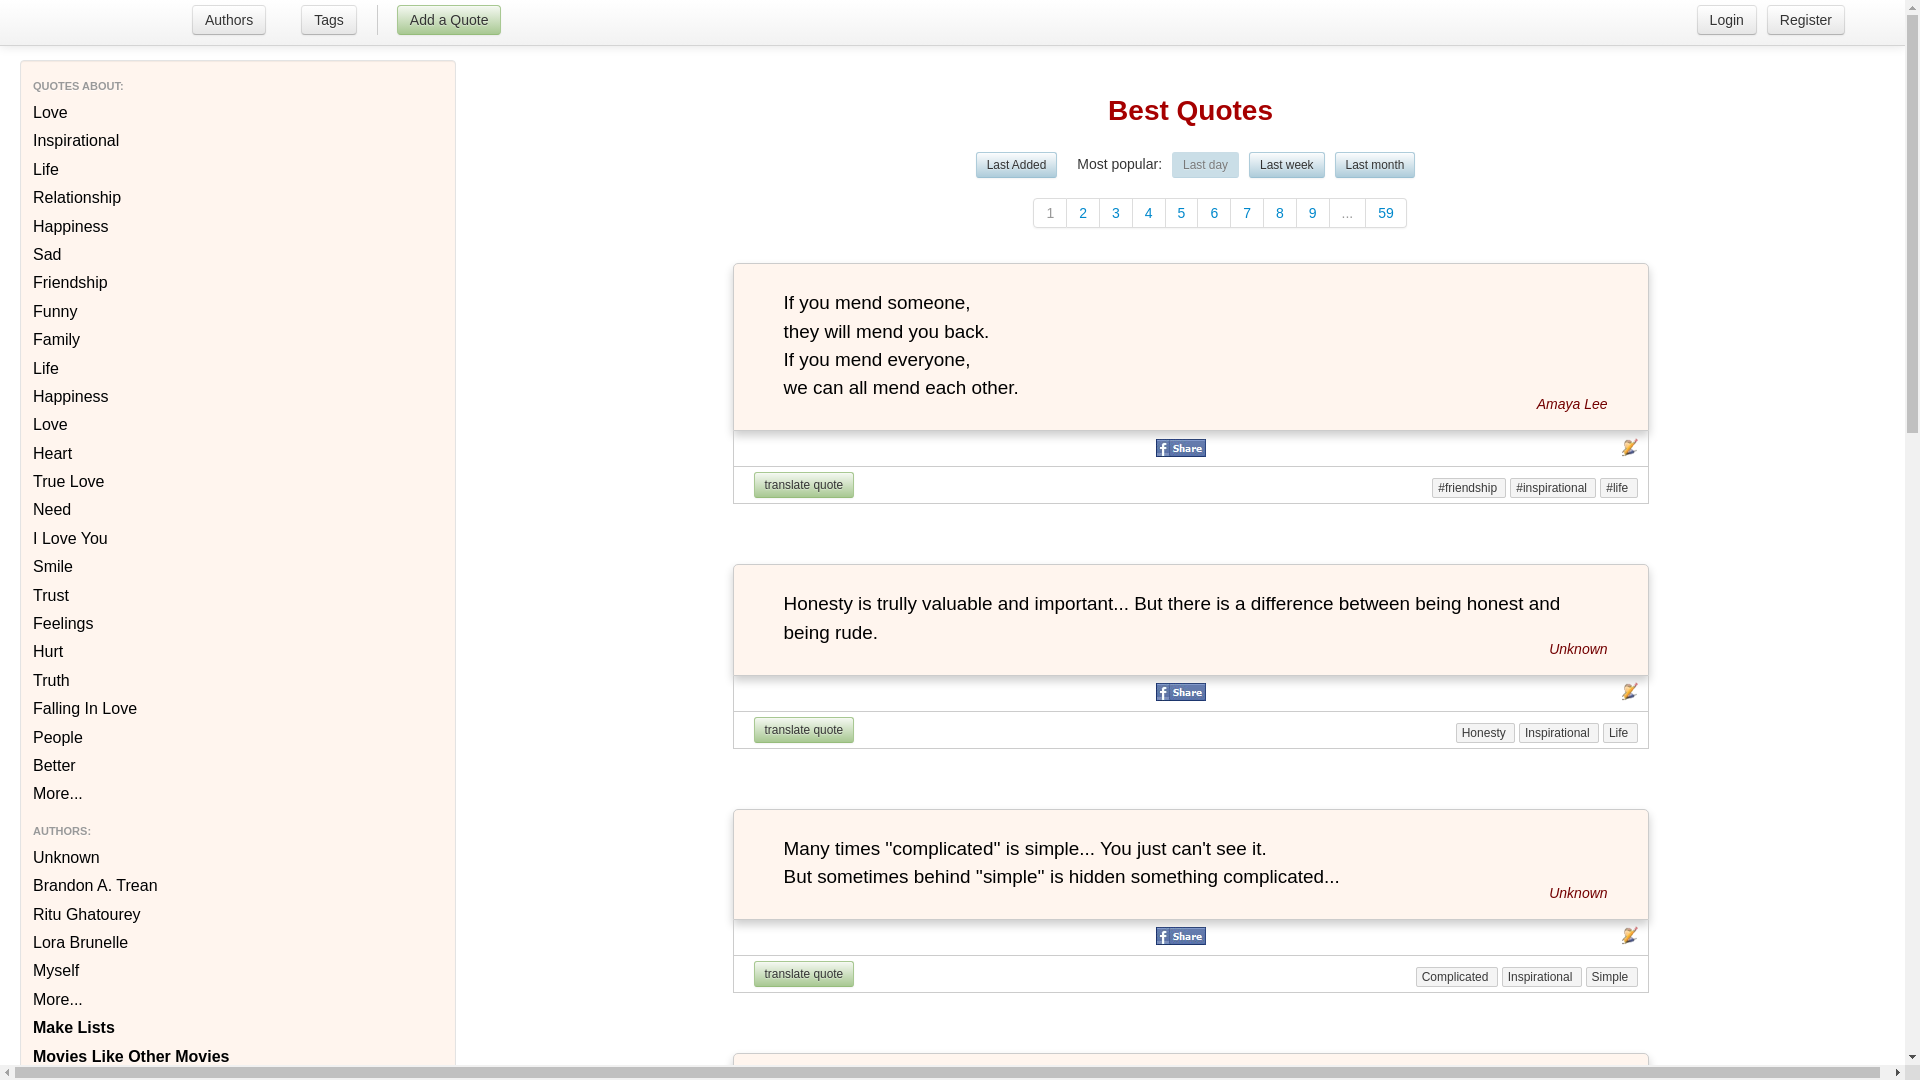 Image resolution: width=1920 pixels, height=1080 pixels. Describe the element at coordinates (18, 226) in the screenshot. I see `'Happiness'` at that location.